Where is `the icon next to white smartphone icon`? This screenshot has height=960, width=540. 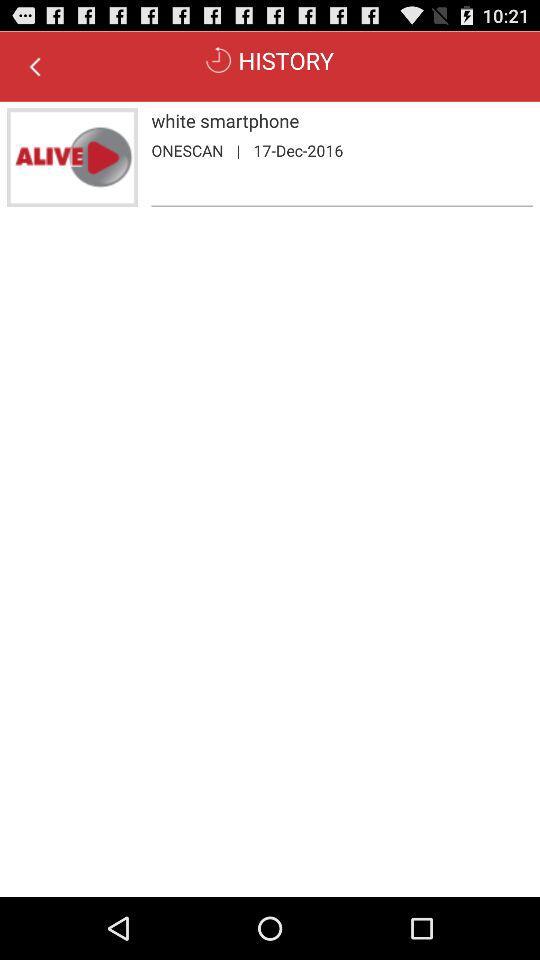
the icon next to white smartphone icon is located at coordinates (71, 156).